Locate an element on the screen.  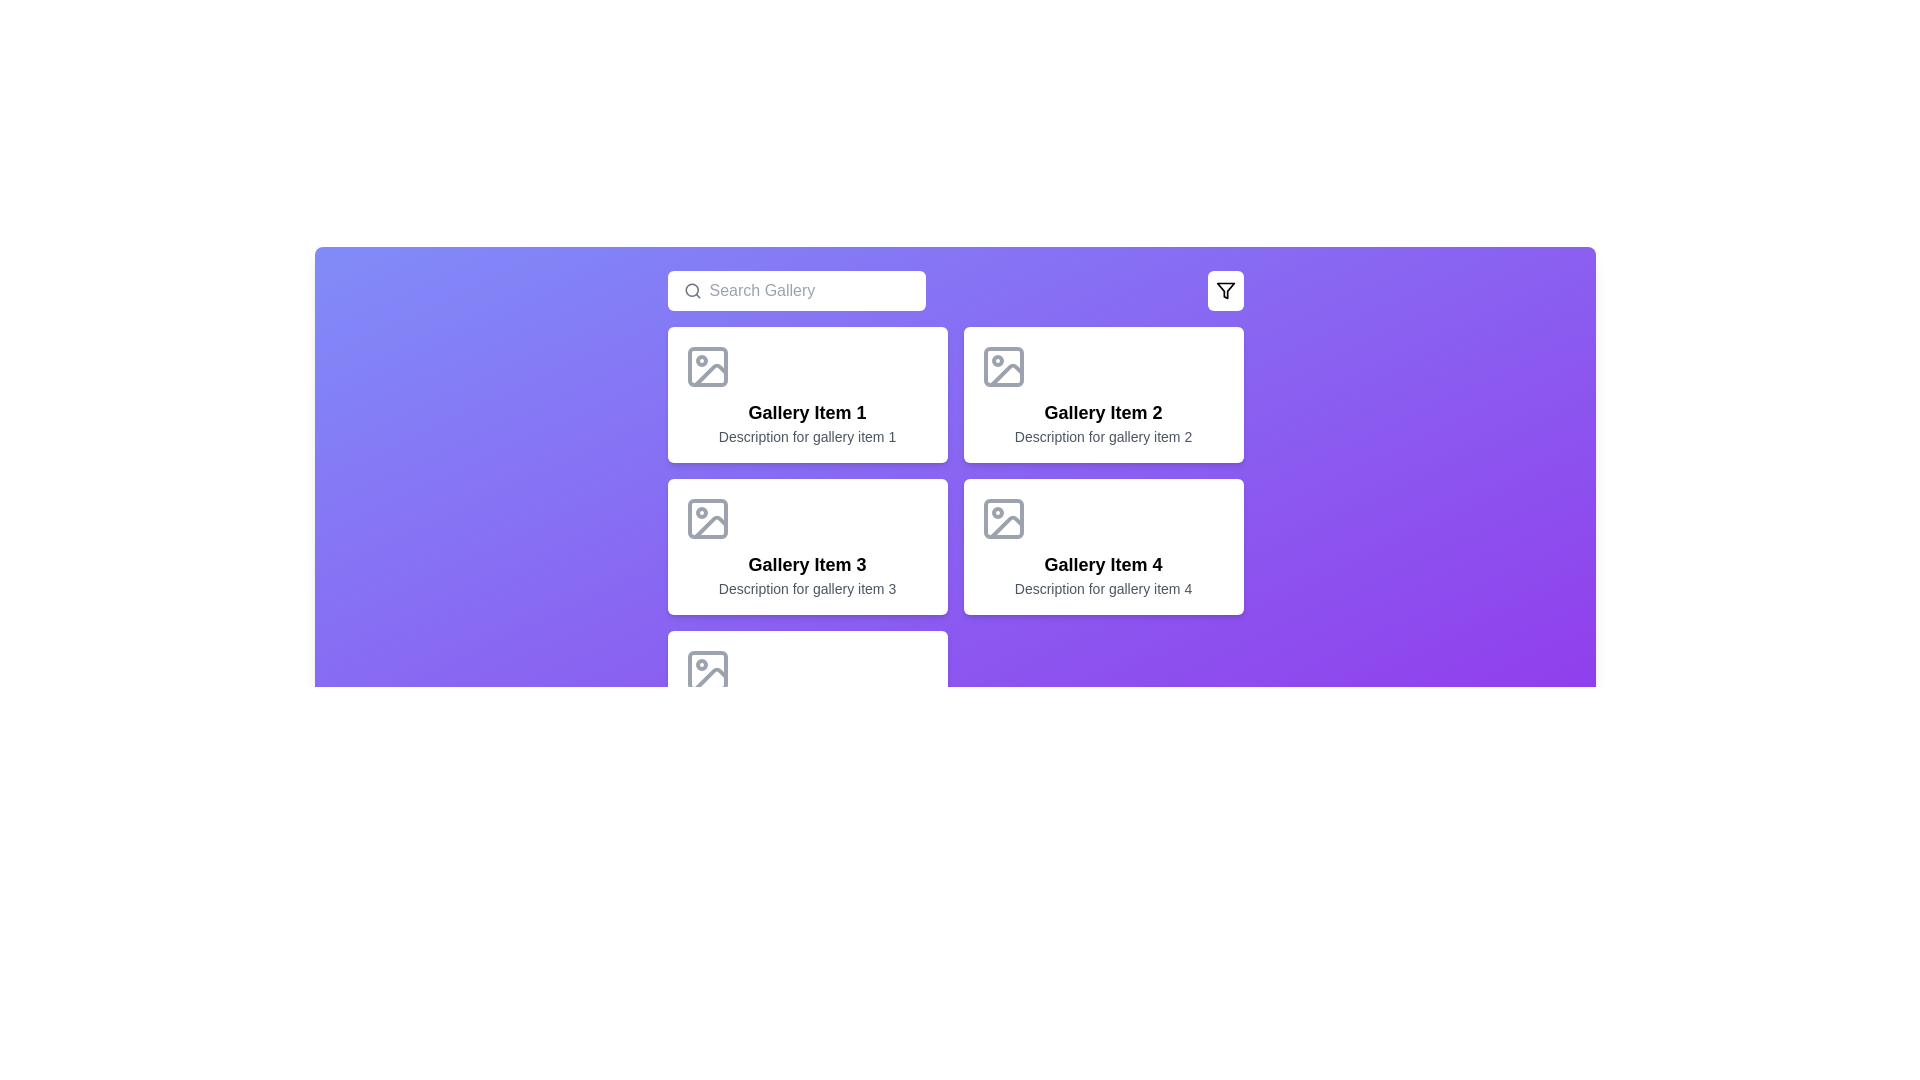
the filter icon button, which is a funnel-shaped icon located in the top-right area of the interactive purple section of the UI, to filter items is located at coordinates (1224, 290).